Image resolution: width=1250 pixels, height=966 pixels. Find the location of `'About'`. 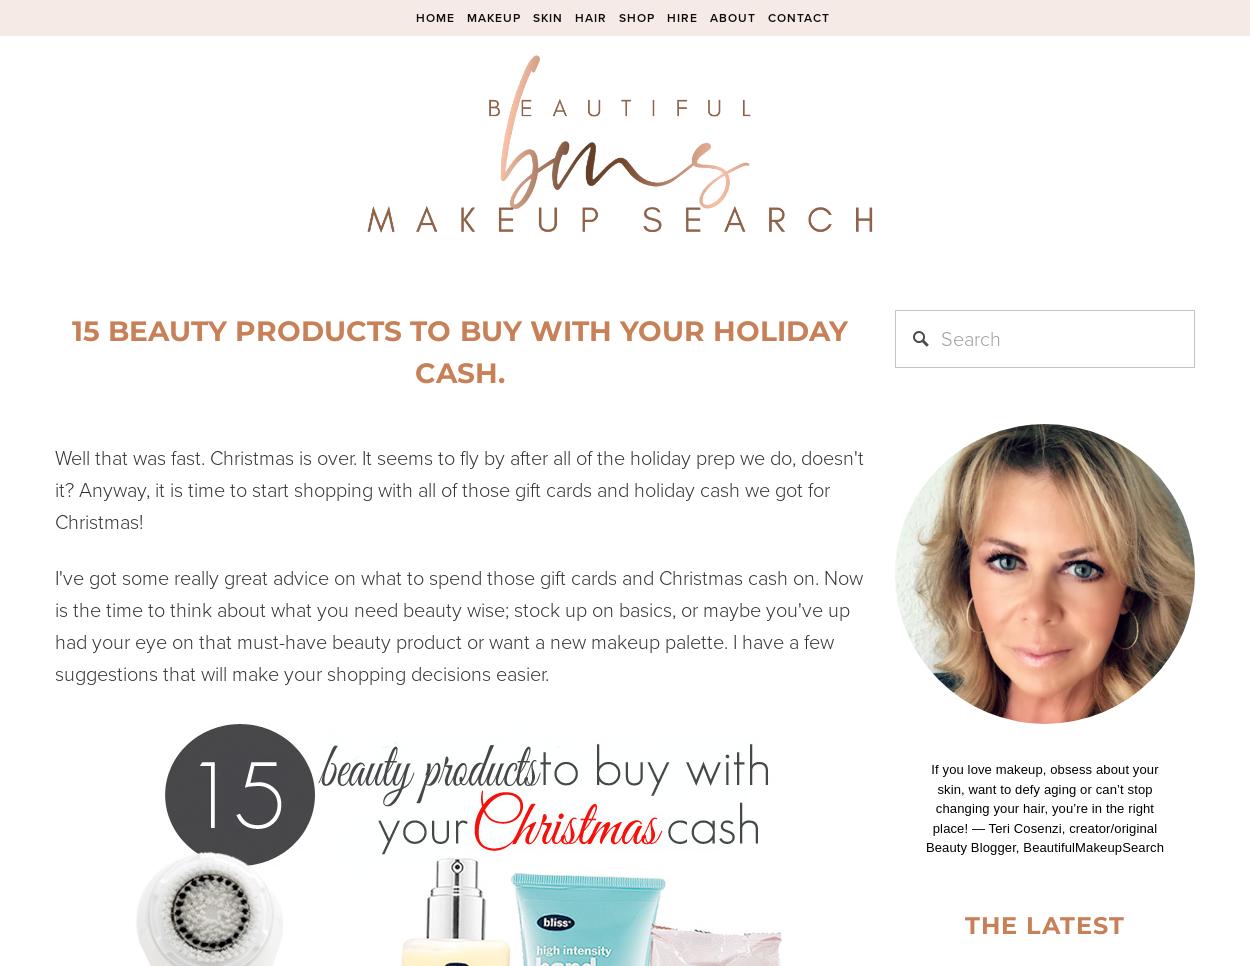

'About' is located at coordinates (731, 16).